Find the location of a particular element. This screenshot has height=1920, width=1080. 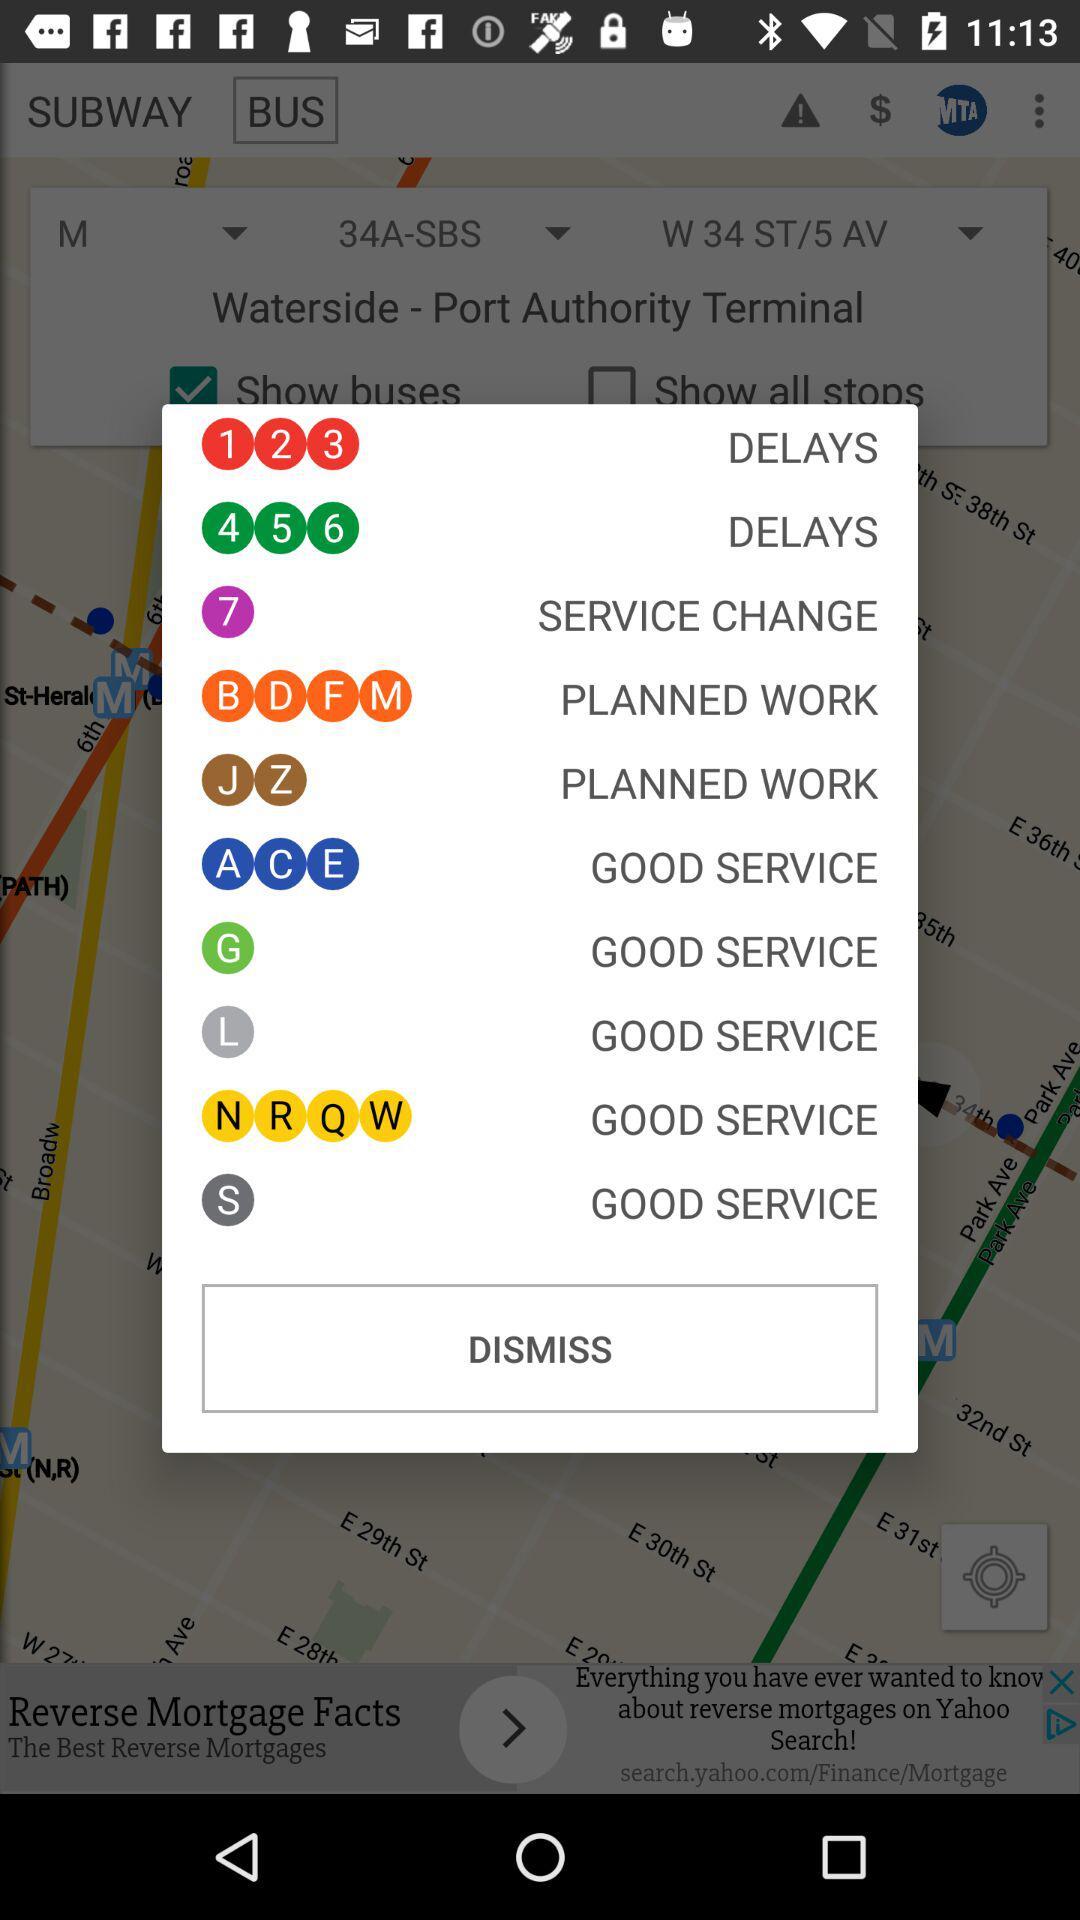

dismiss is located at coordinates (540, 1348).